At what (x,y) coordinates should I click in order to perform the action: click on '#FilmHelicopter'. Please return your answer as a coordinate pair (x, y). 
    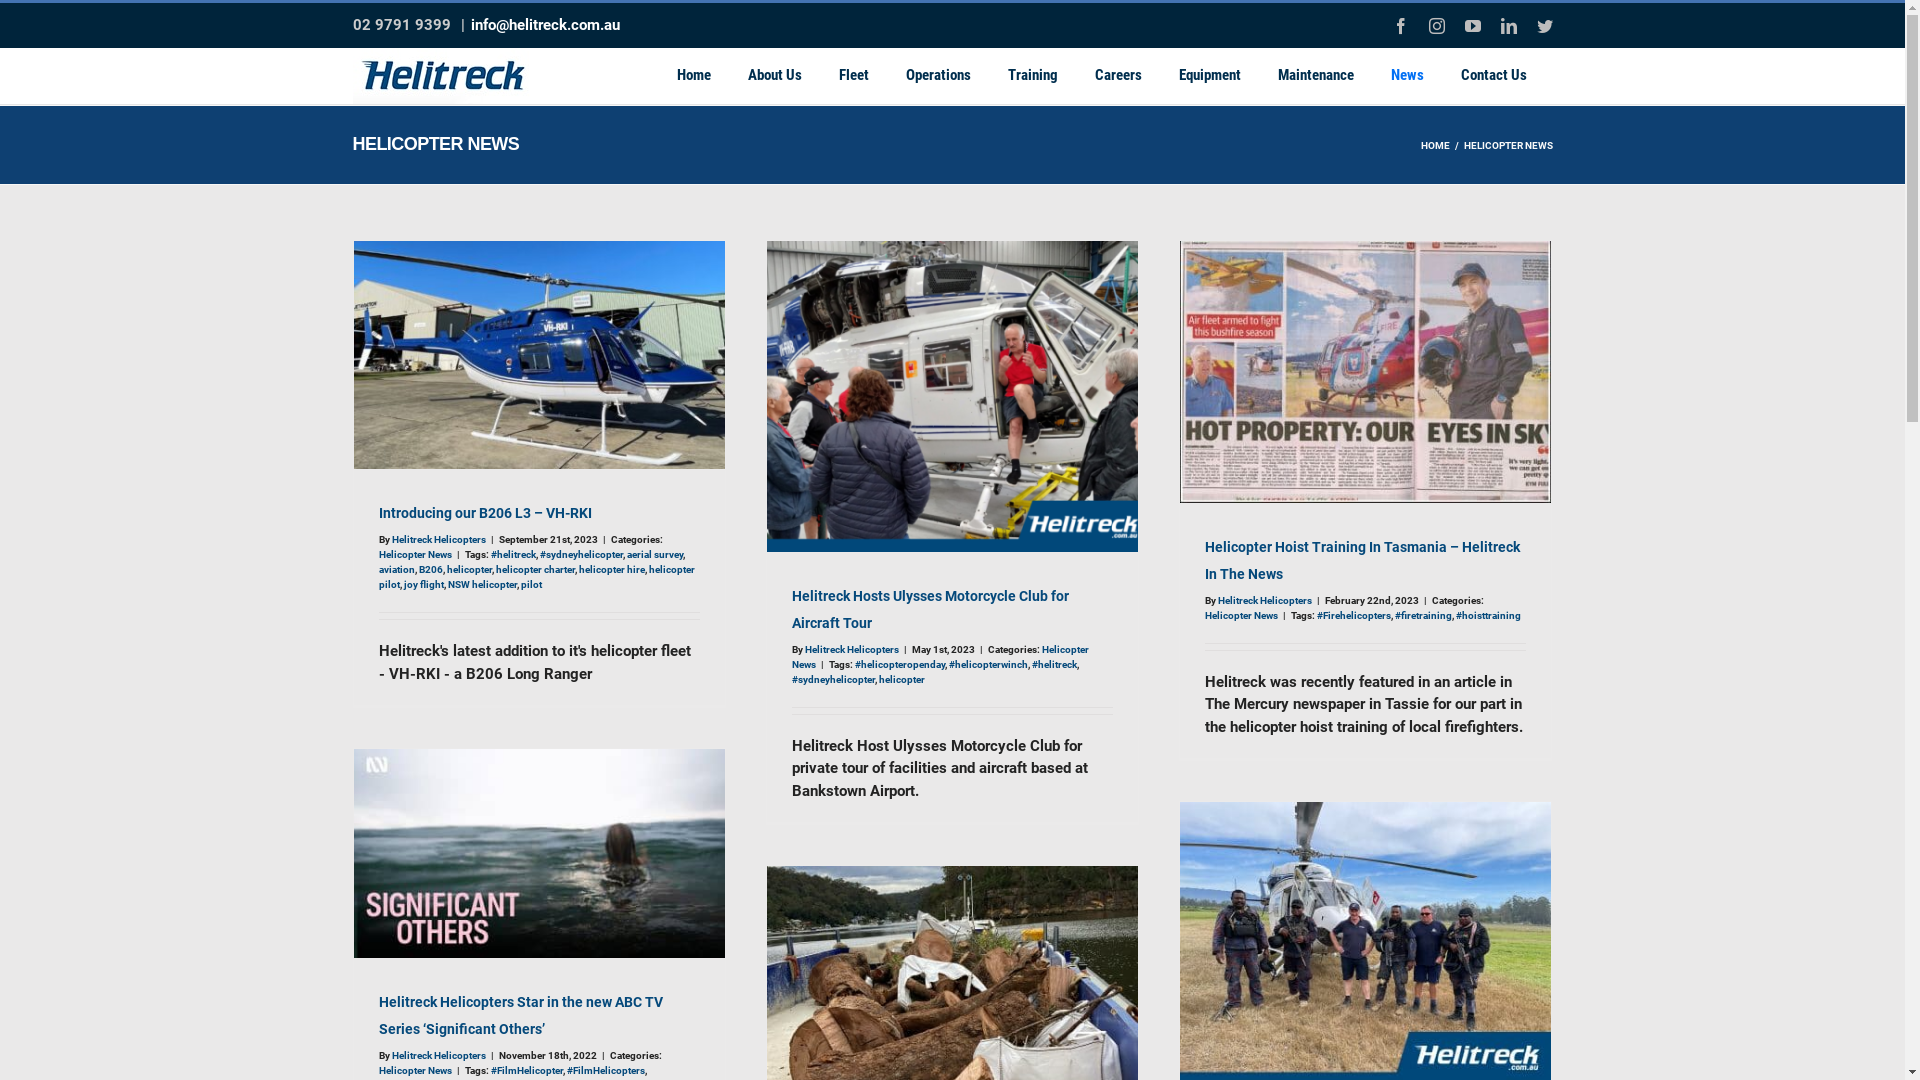
    Looking at the image, I should click on (526, 1069).